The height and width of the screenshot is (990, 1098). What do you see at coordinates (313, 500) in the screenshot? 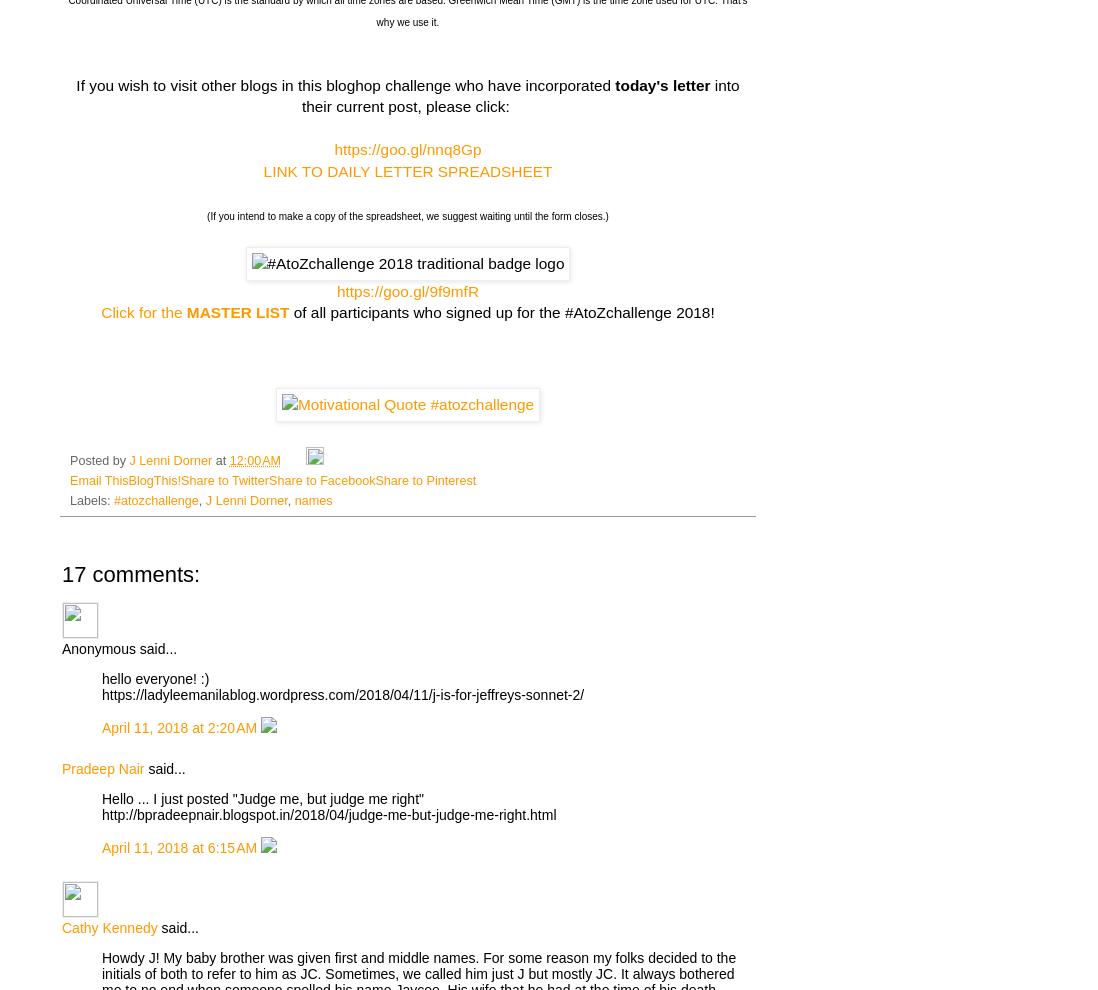
I see `'names'` at bounding box center [313, 500].